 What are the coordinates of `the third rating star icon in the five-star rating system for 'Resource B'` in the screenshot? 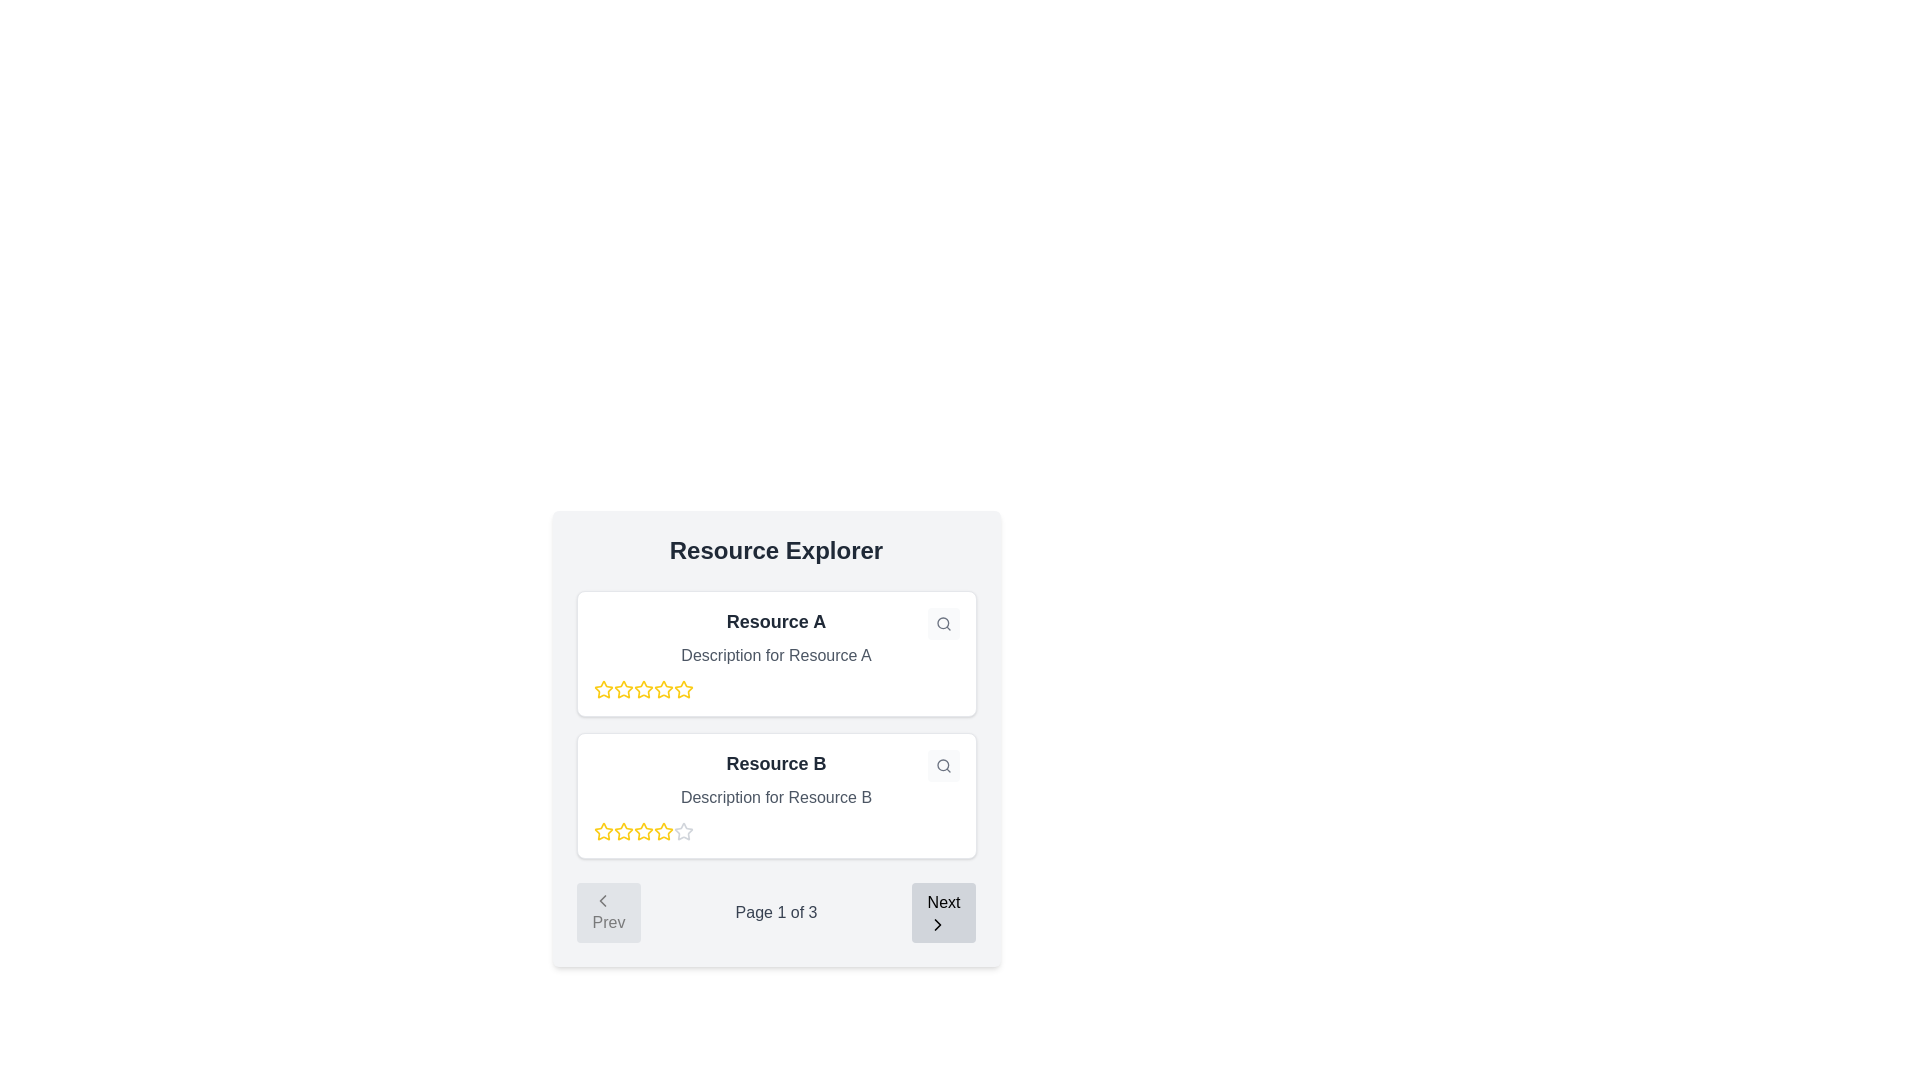 It's located at (622, 832).